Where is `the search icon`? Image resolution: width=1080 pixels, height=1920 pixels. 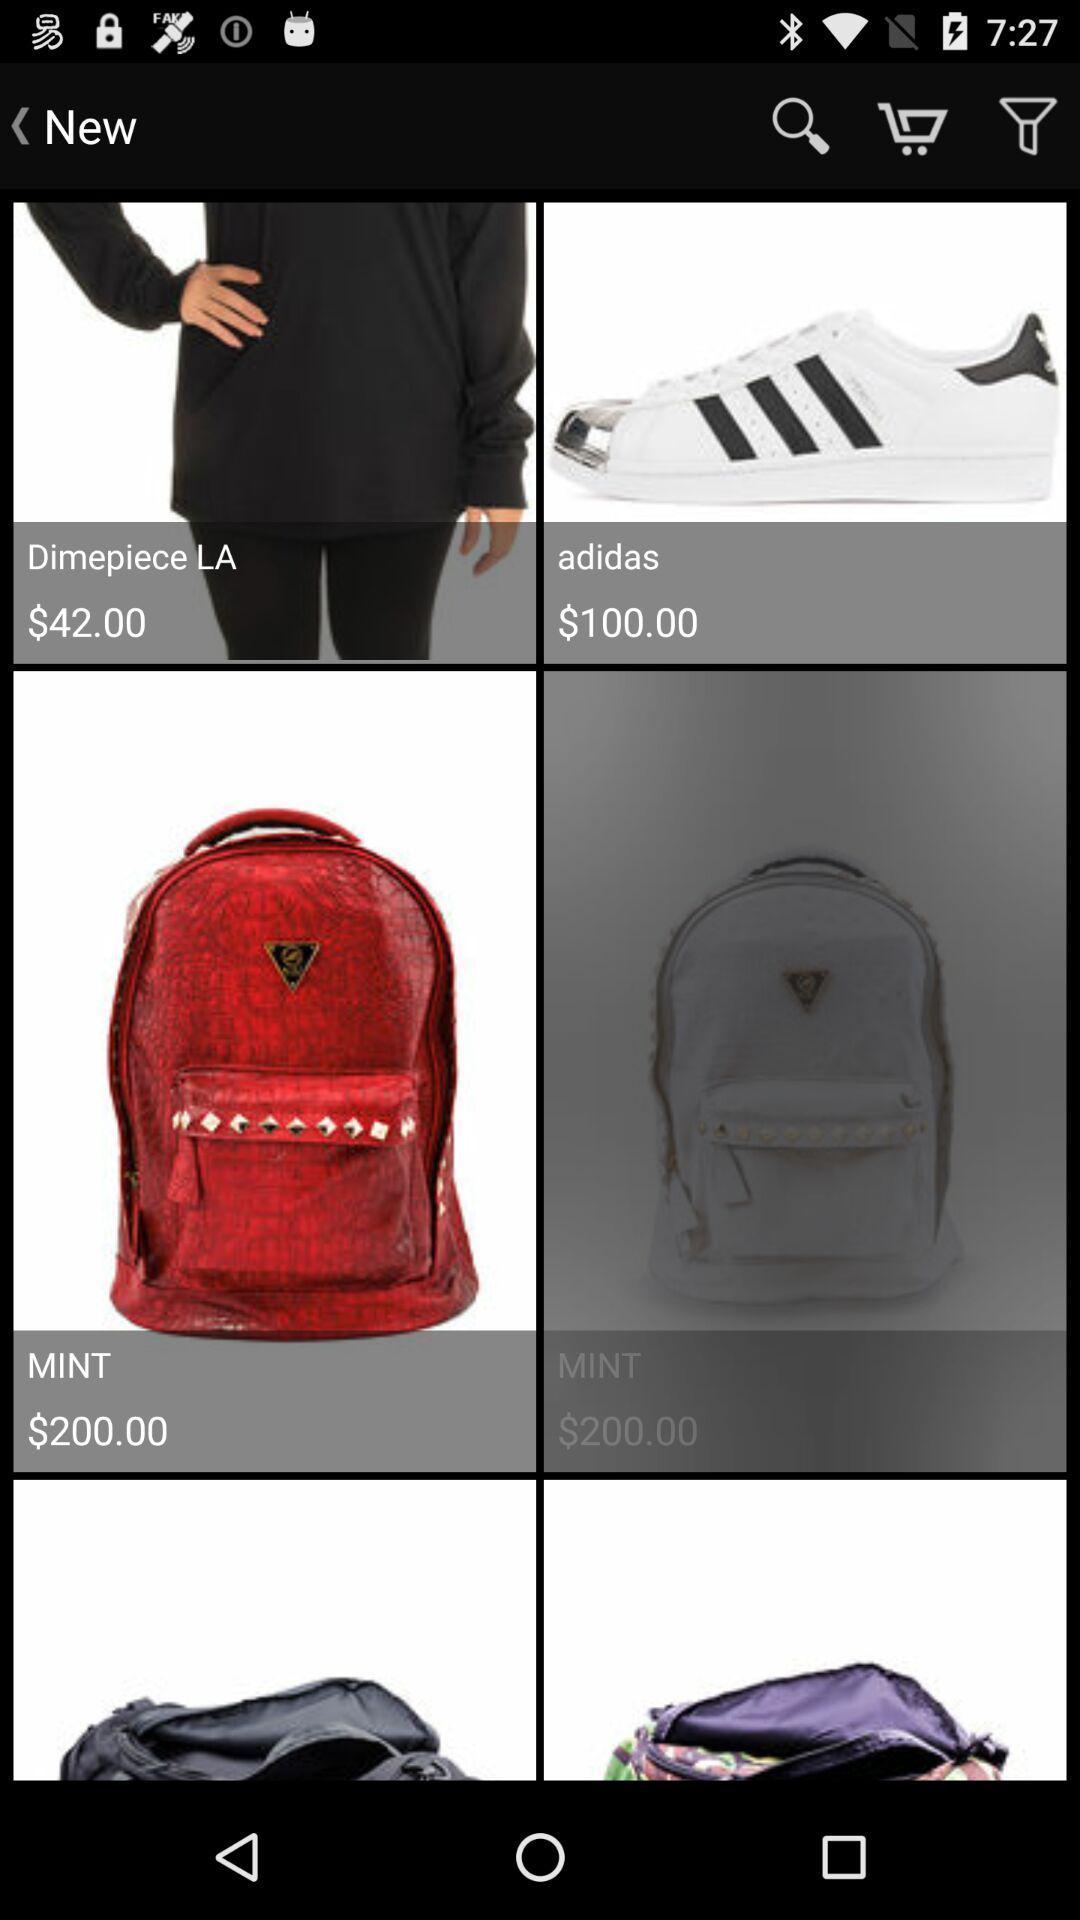
the search icon is located at coordinates (800, 125).